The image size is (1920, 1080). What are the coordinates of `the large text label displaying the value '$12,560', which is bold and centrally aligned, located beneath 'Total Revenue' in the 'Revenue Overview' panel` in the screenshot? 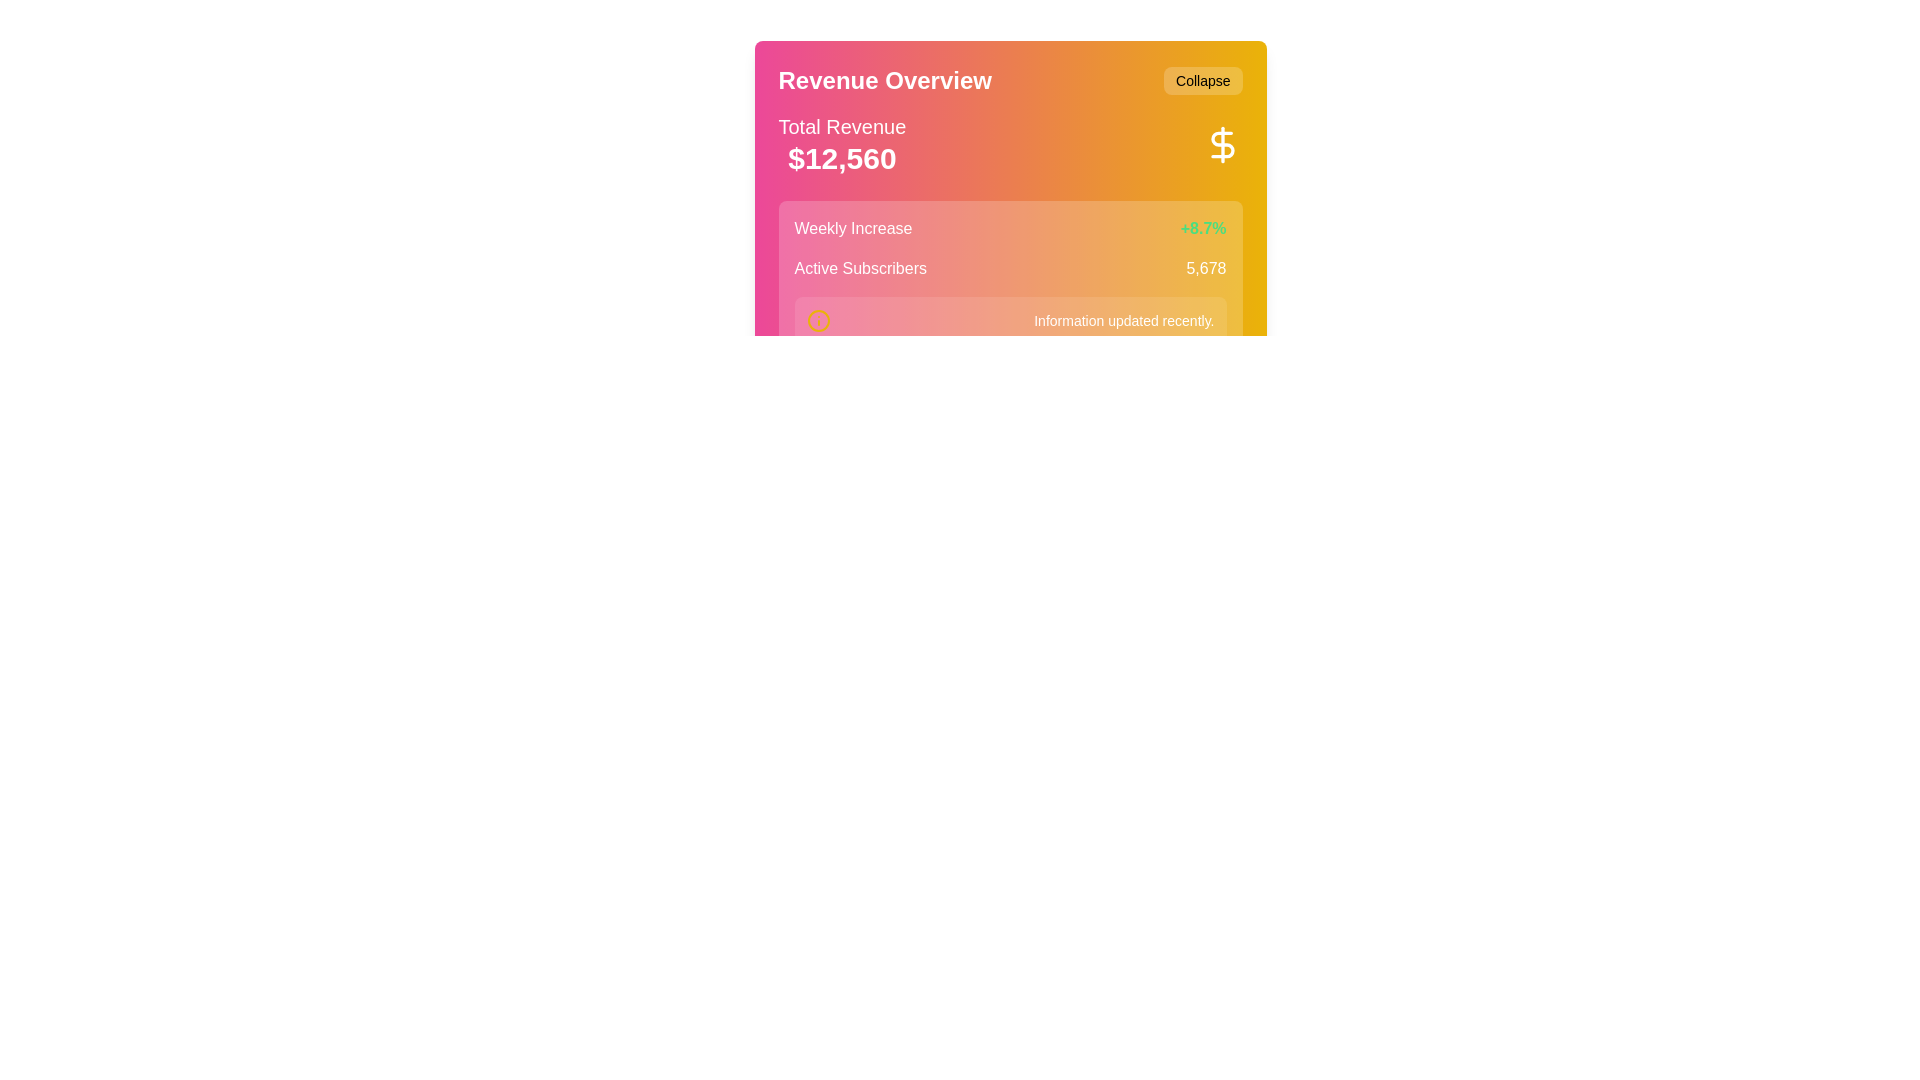 It's located at (842, 157).